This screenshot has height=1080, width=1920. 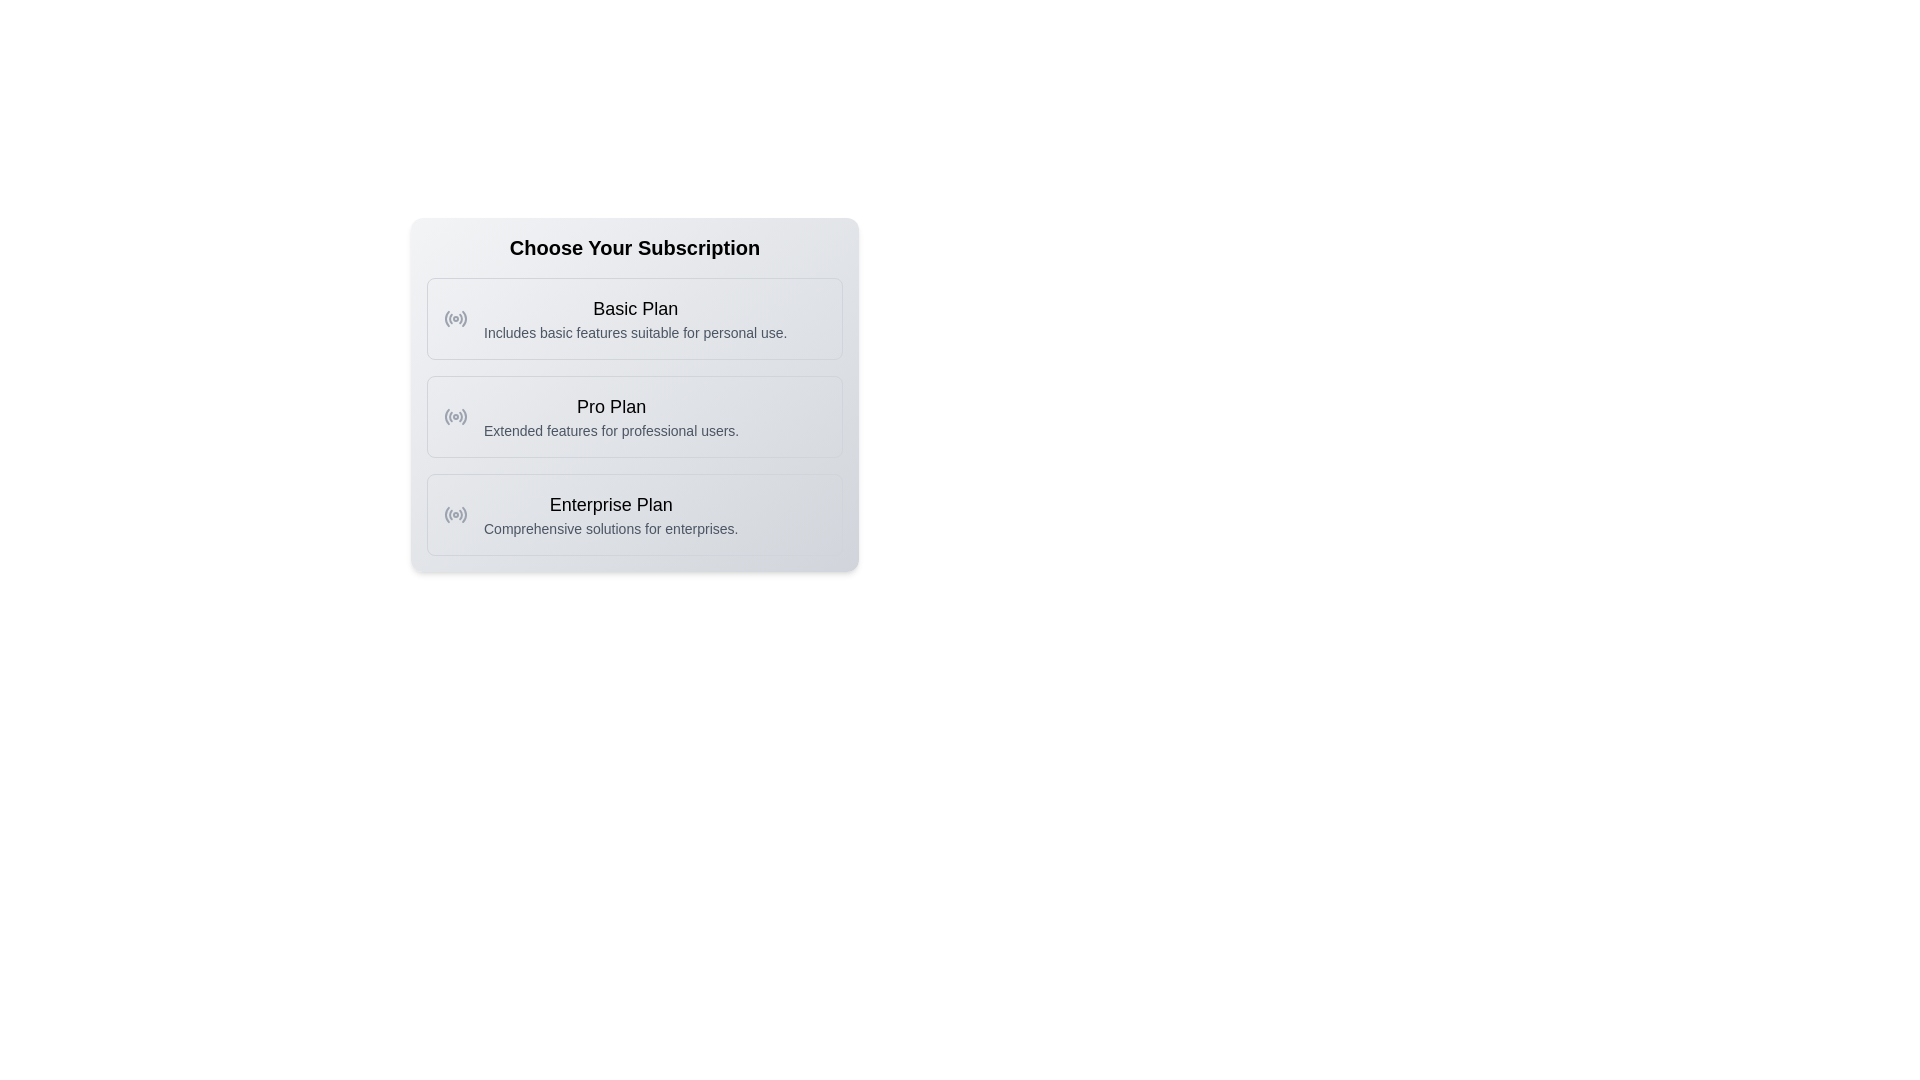 I want to click on the text label stating 'Enterprise Plan' which is prominently displayed in the subscription selection interface, so click(x=610, y=504).